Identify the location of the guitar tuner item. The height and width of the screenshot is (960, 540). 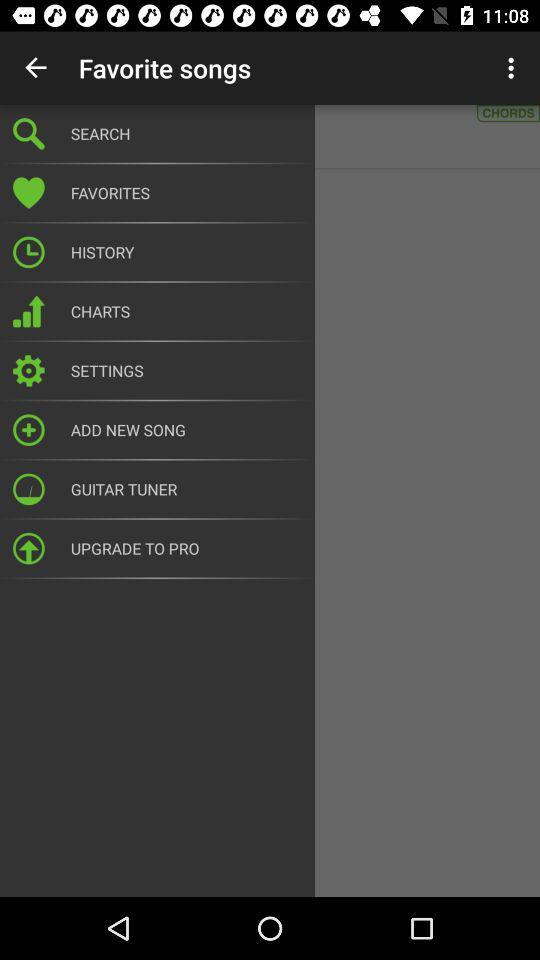
(186, 488).